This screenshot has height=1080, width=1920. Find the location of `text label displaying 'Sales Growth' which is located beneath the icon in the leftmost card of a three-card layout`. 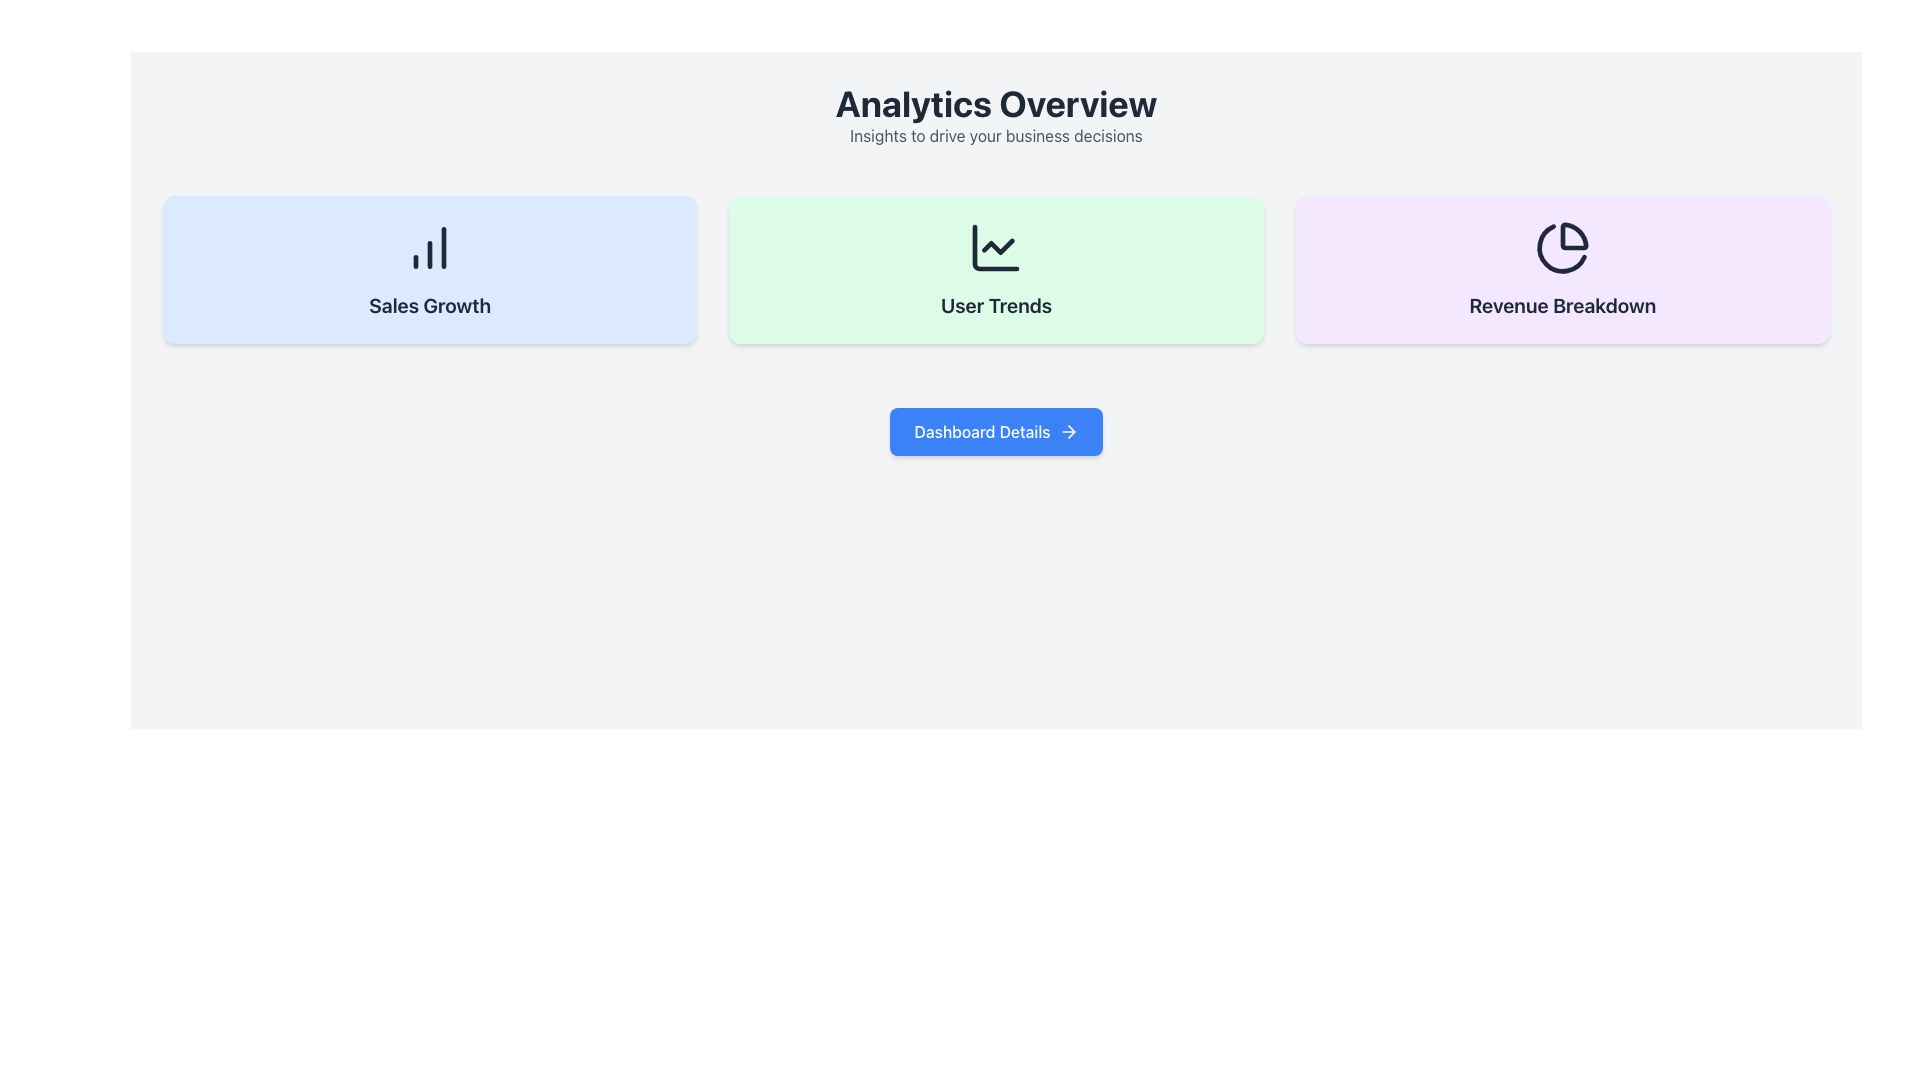

text label displaying 'Sales Growth' which is located beneath the icon in the leftmost card of a three-card layout is located at coordinates (429, 305).